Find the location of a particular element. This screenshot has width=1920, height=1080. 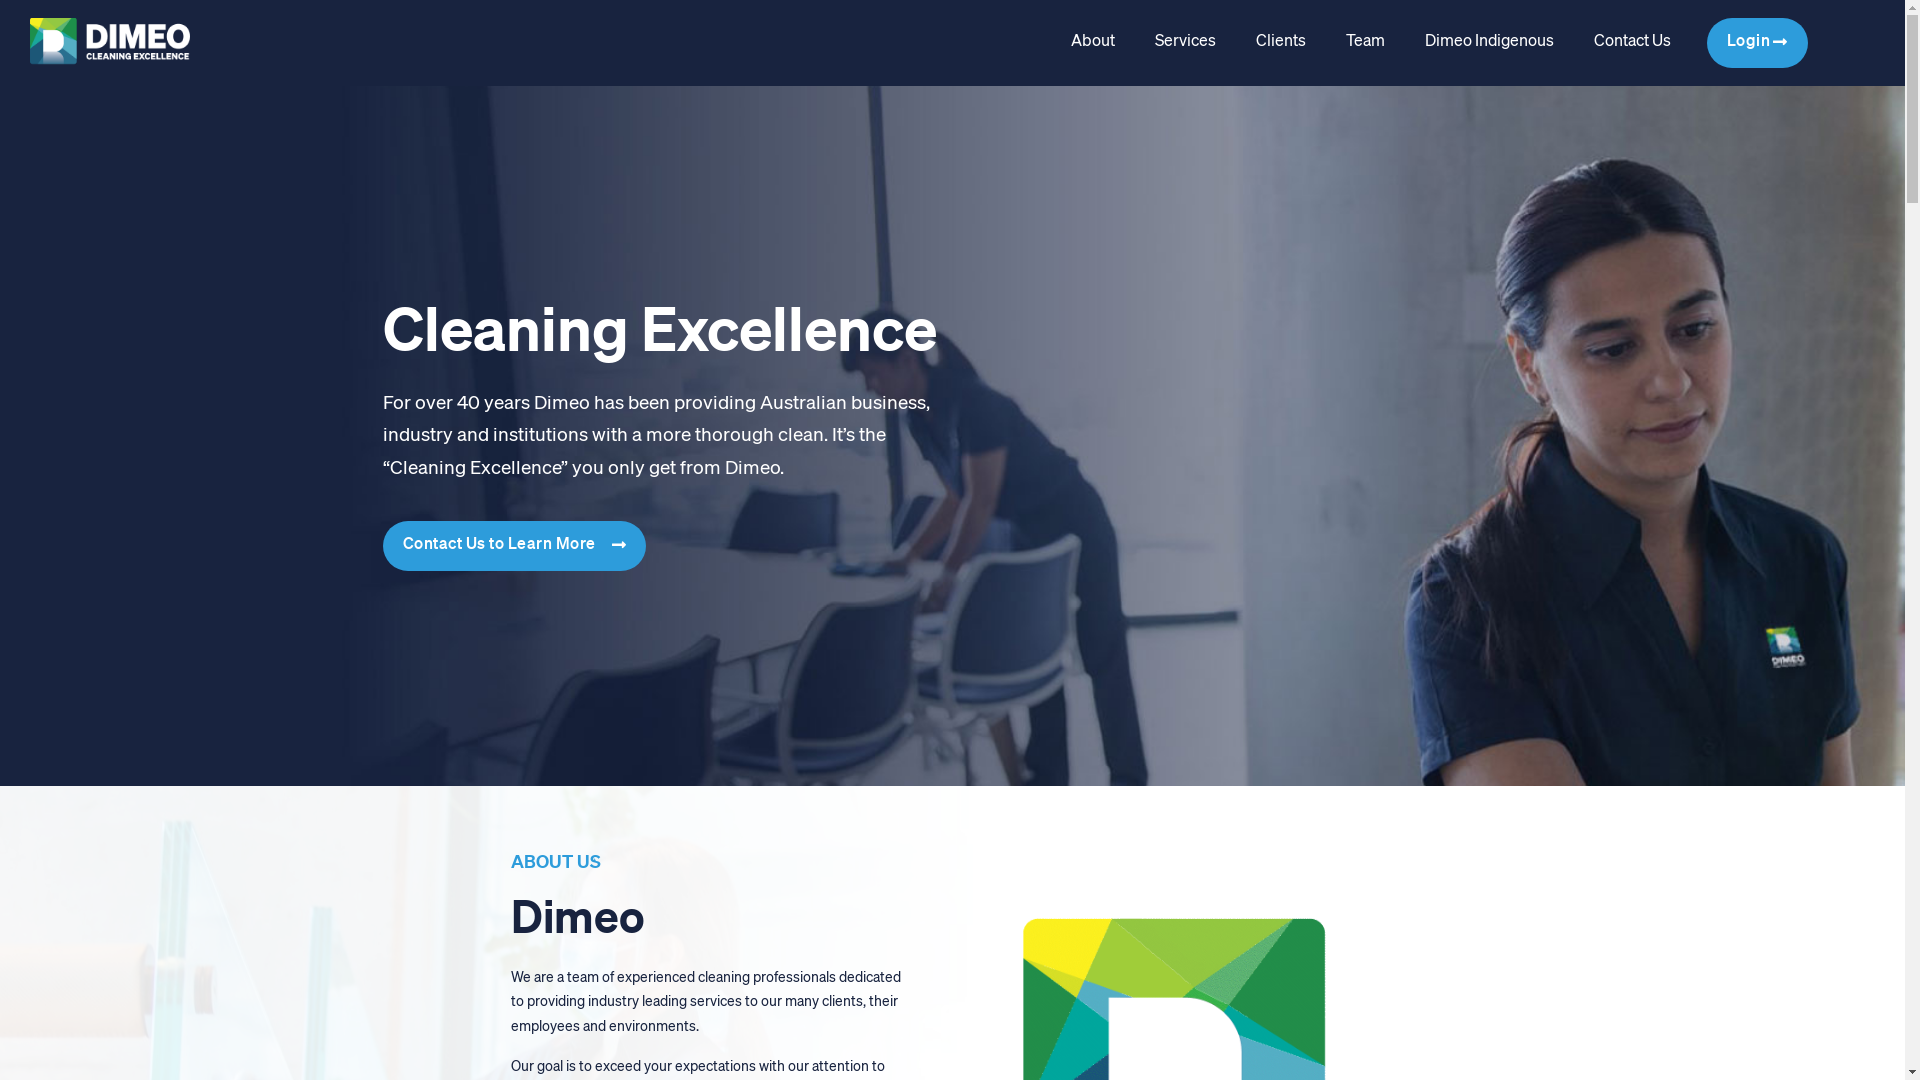

'Services' is located at coordinates (1184, 42).